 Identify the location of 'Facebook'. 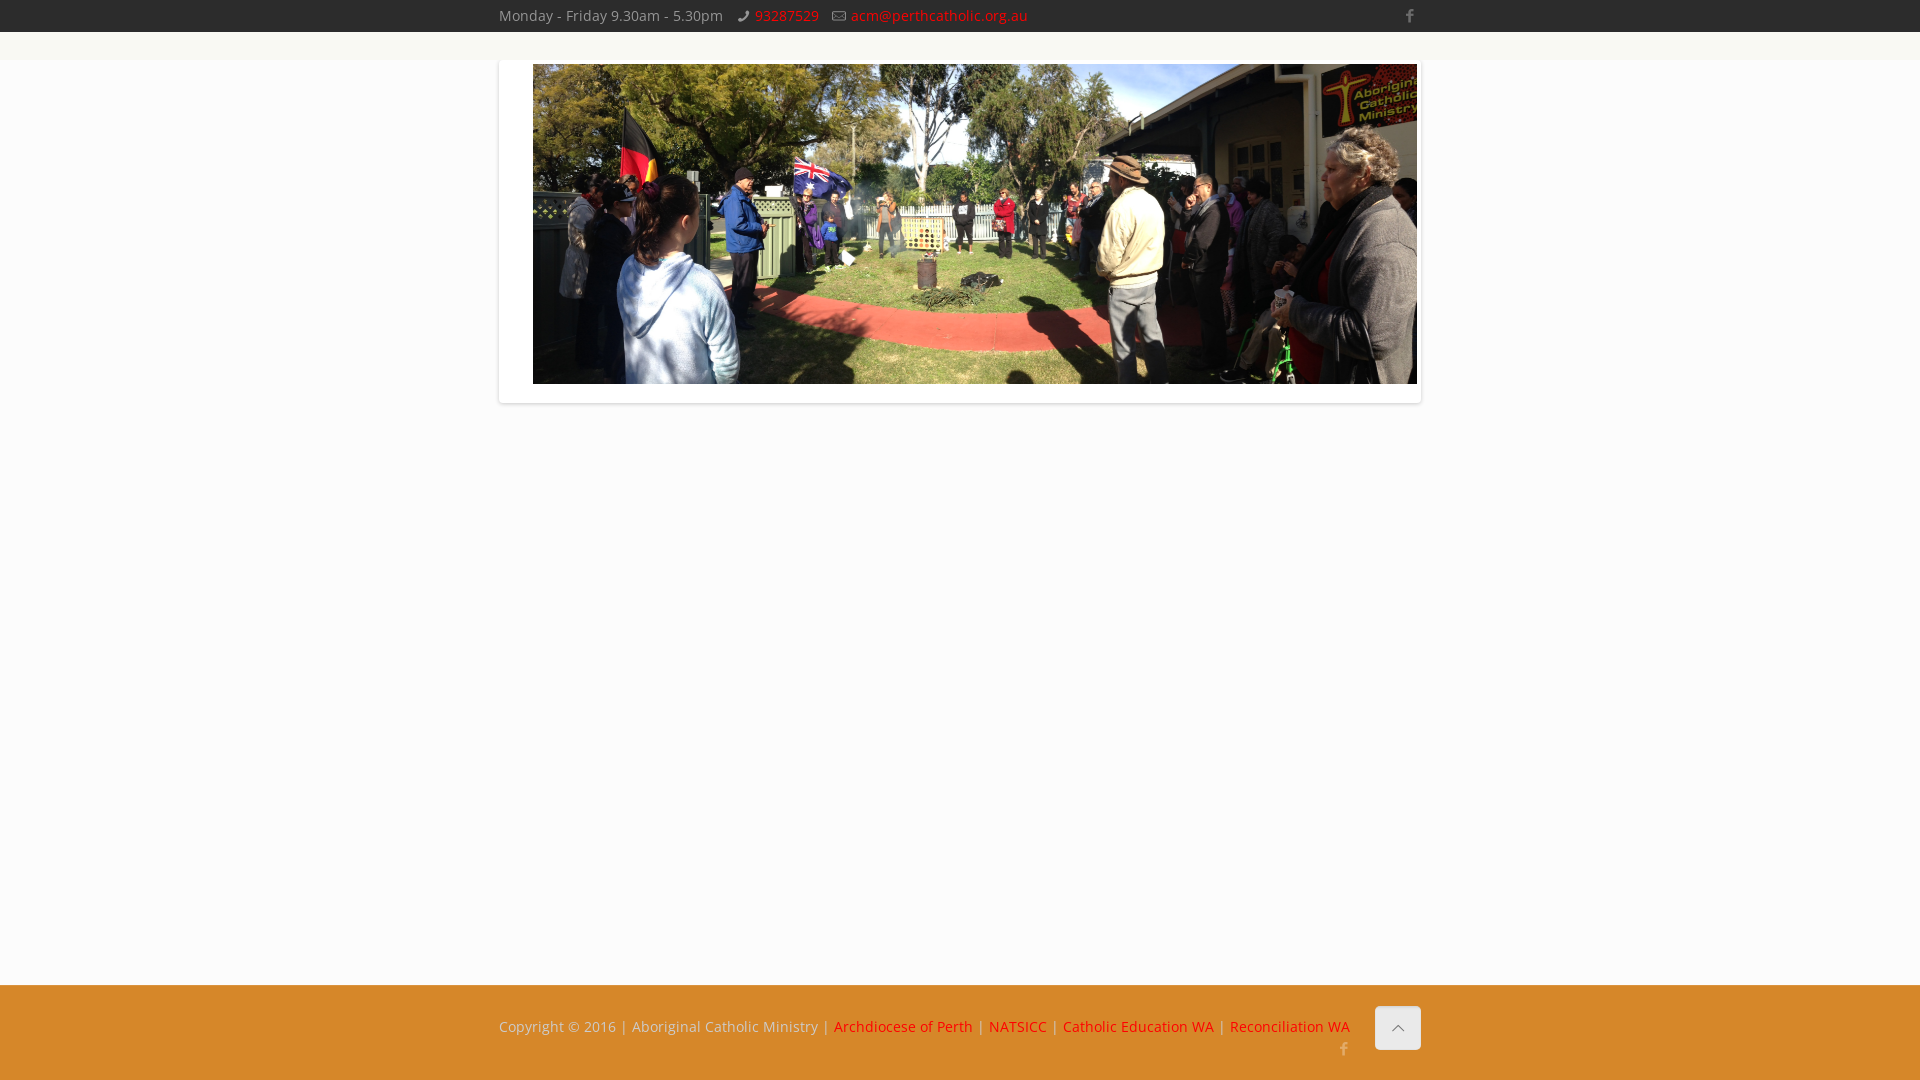
(1409, 15).